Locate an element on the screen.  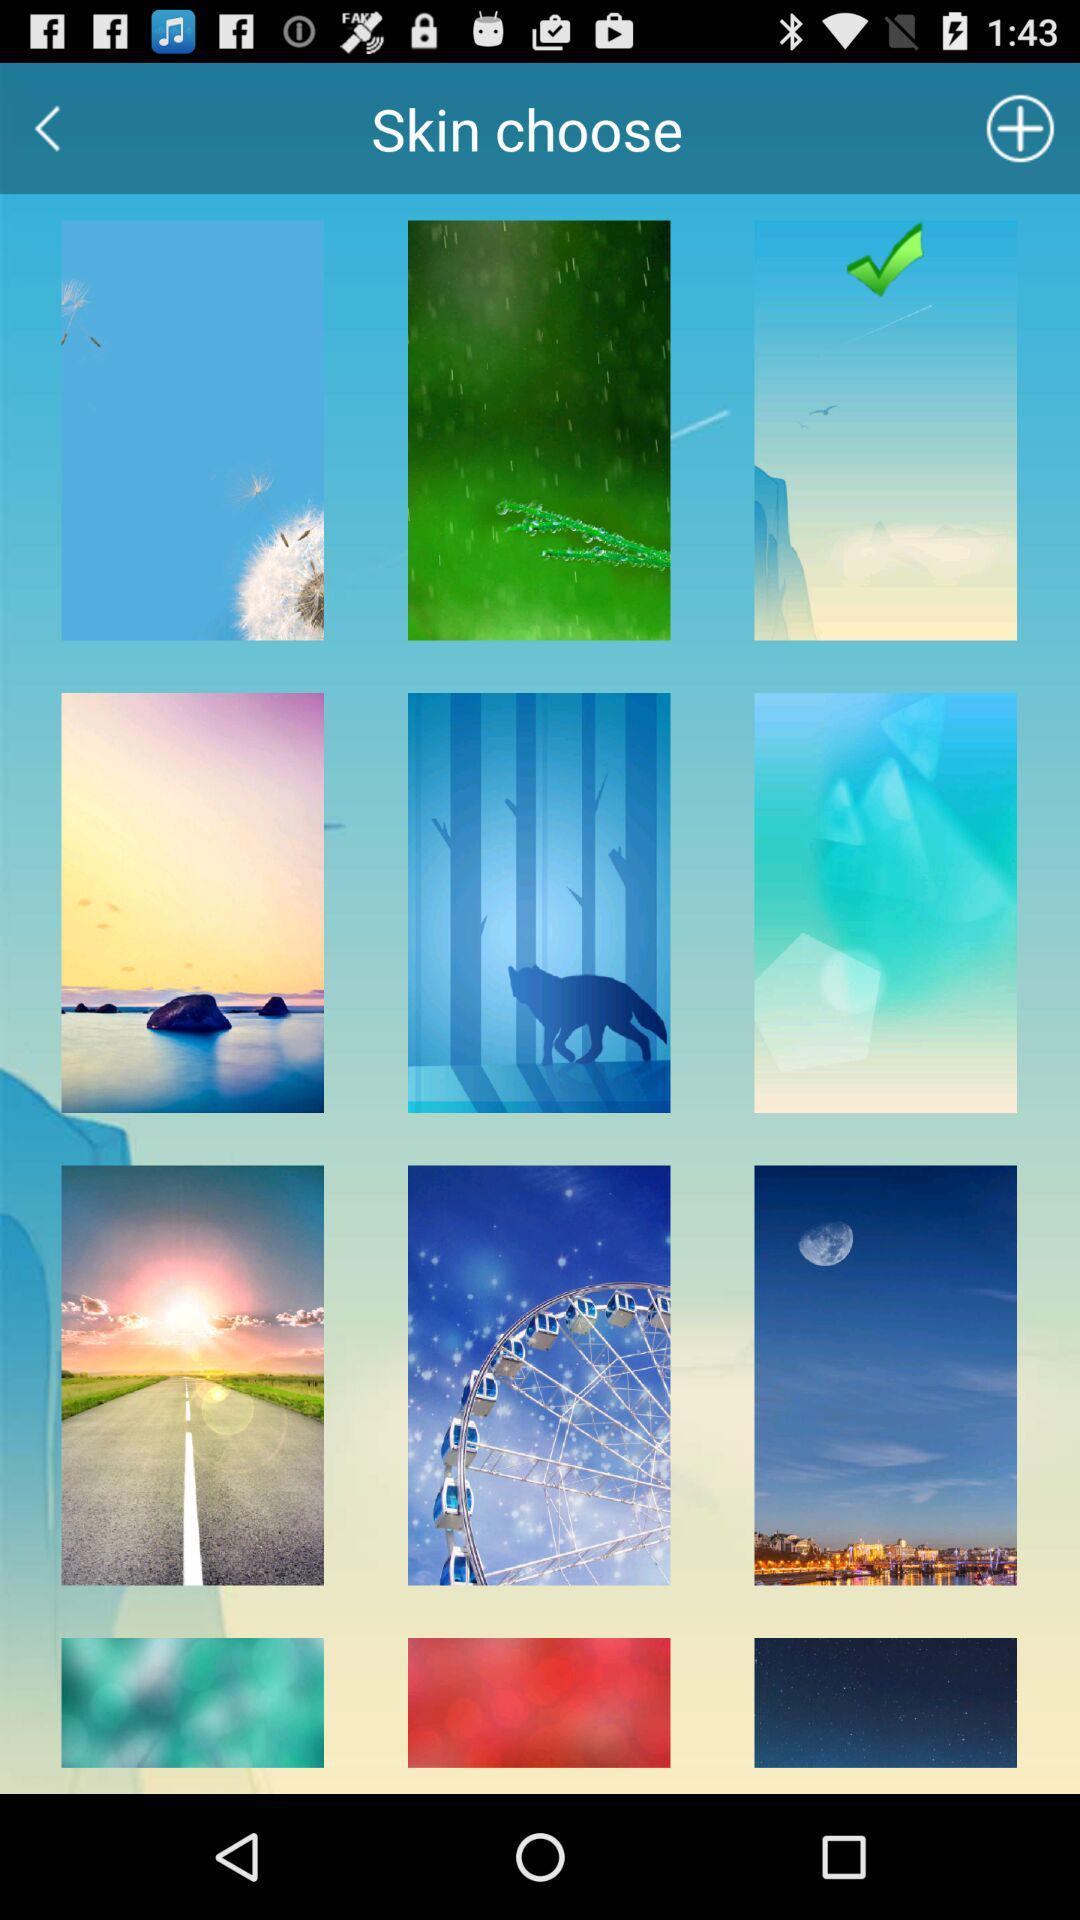
the add icon is located at coordinates (1020, 136).